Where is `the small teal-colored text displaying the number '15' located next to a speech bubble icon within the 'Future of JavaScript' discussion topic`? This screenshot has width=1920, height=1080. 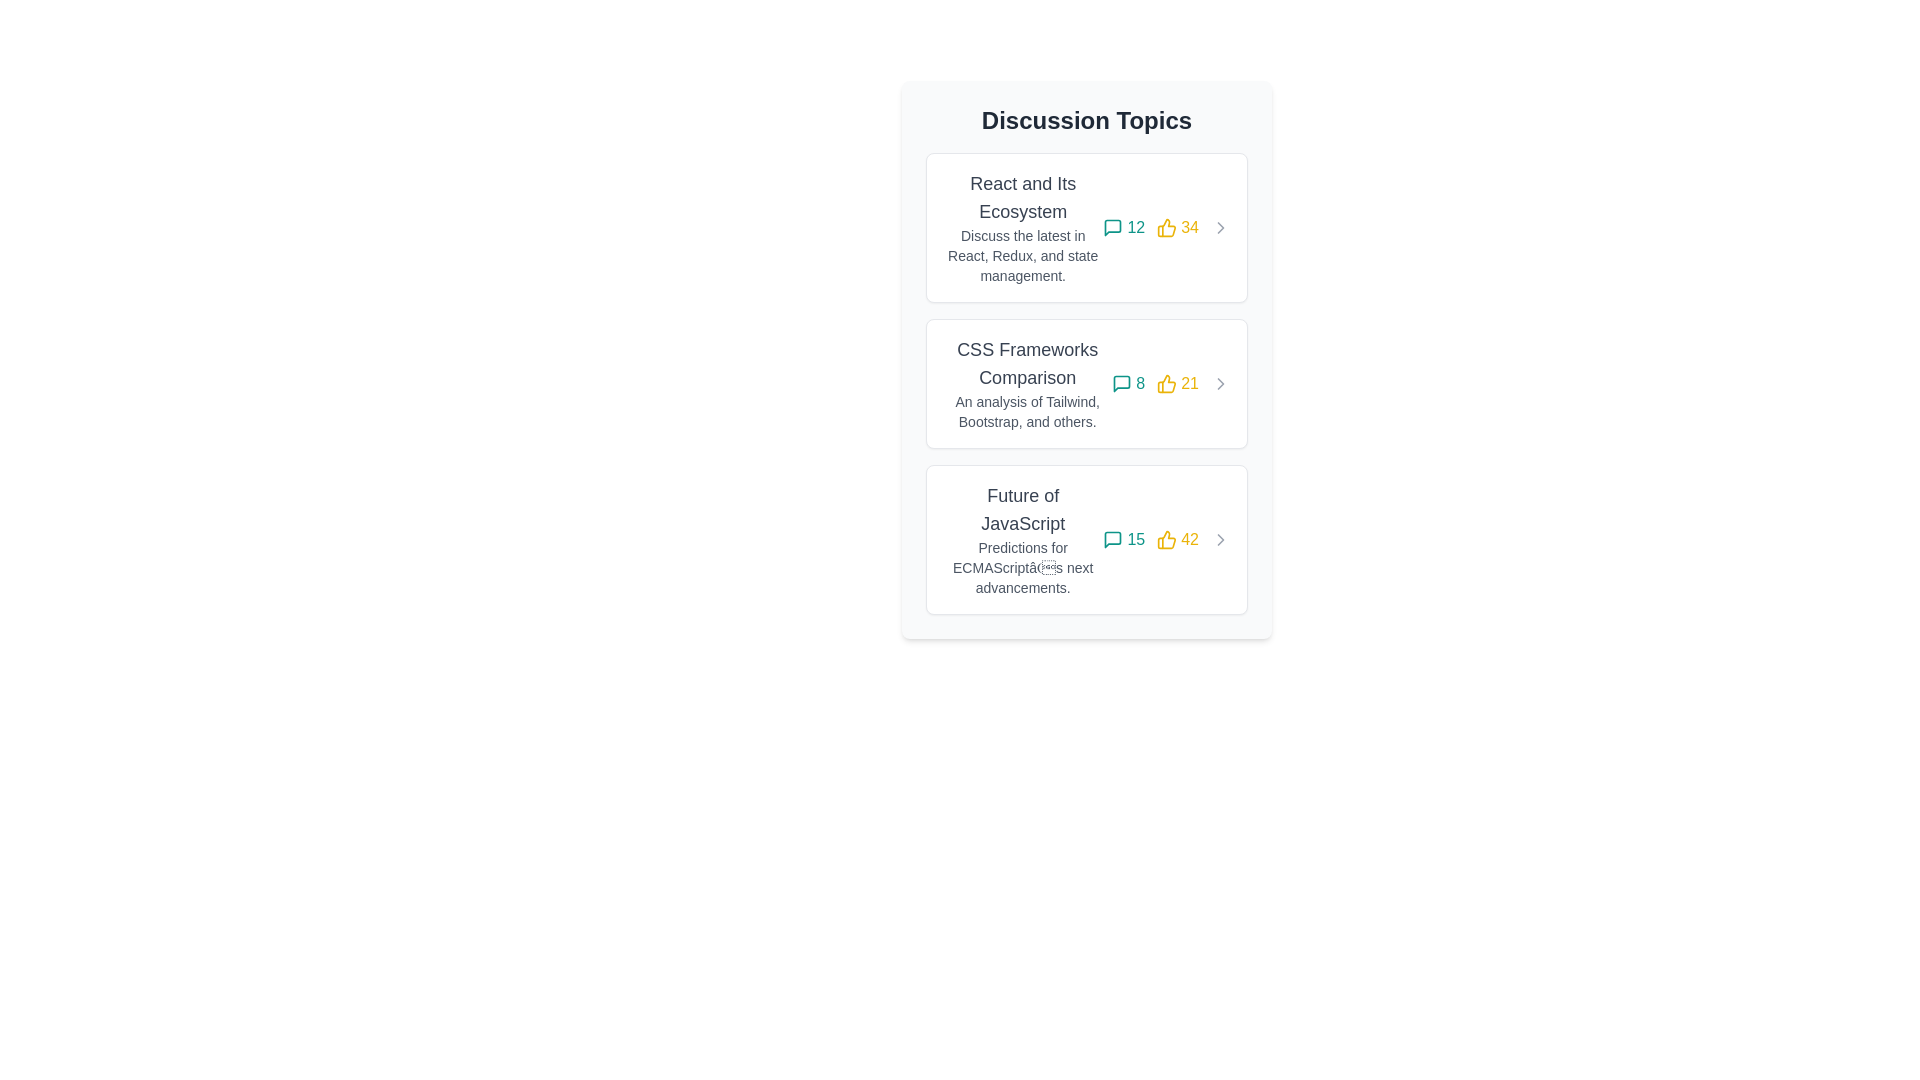
the small teal-colored text displaying the number '15' located next to a speech bubble icon within the 'Future of JavaScript' discussion topic is located at coordinates (1124, 540).